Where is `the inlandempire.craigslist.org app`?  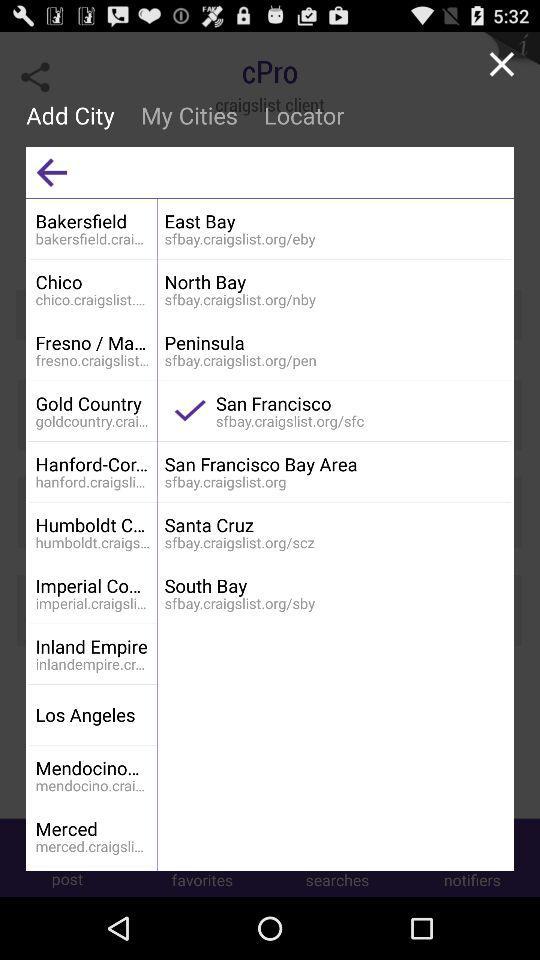
the inlandempire.craigslist.org app is located at coordinates (92, 663).